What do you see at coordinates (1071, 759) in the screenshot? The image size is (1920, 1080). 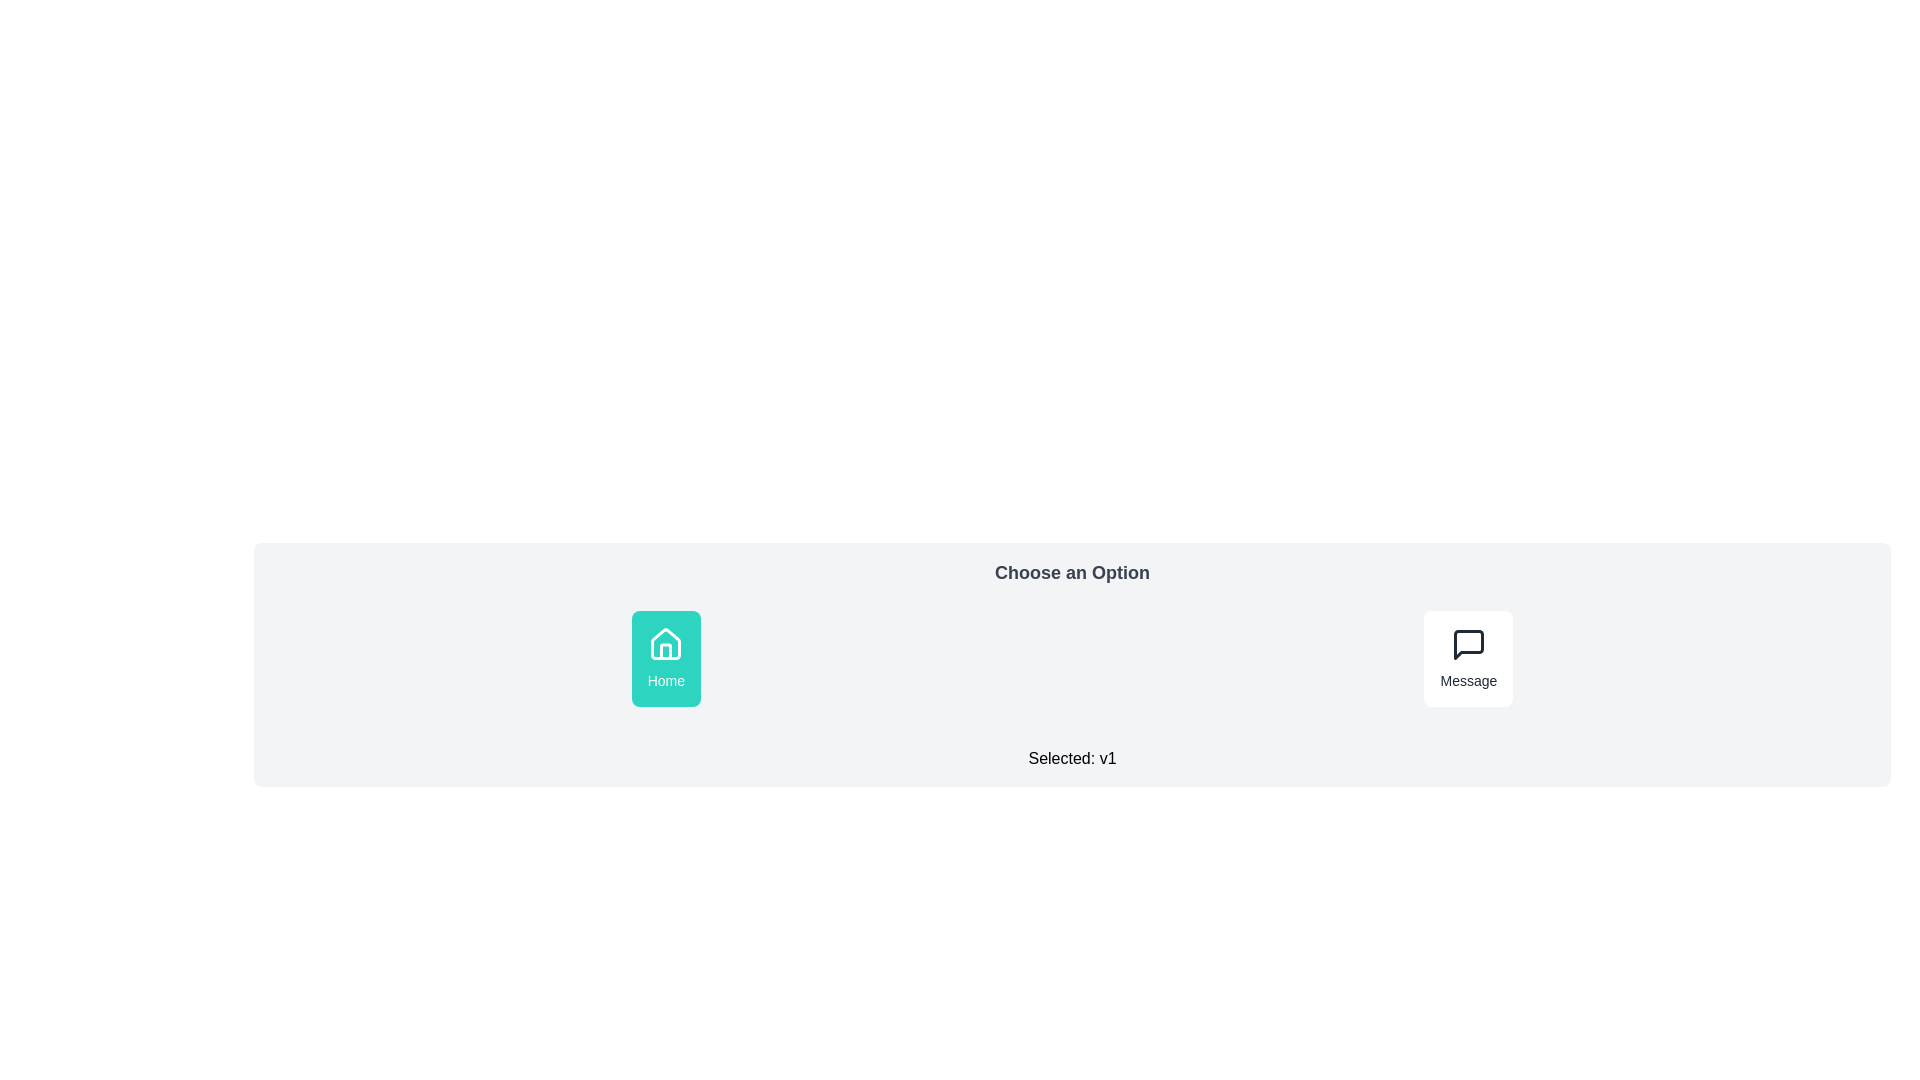 I see `the Static Text Display that reads 'Selected: v1', which is centered at the bottom of the UI layout` at bounding box center [1071, 759].